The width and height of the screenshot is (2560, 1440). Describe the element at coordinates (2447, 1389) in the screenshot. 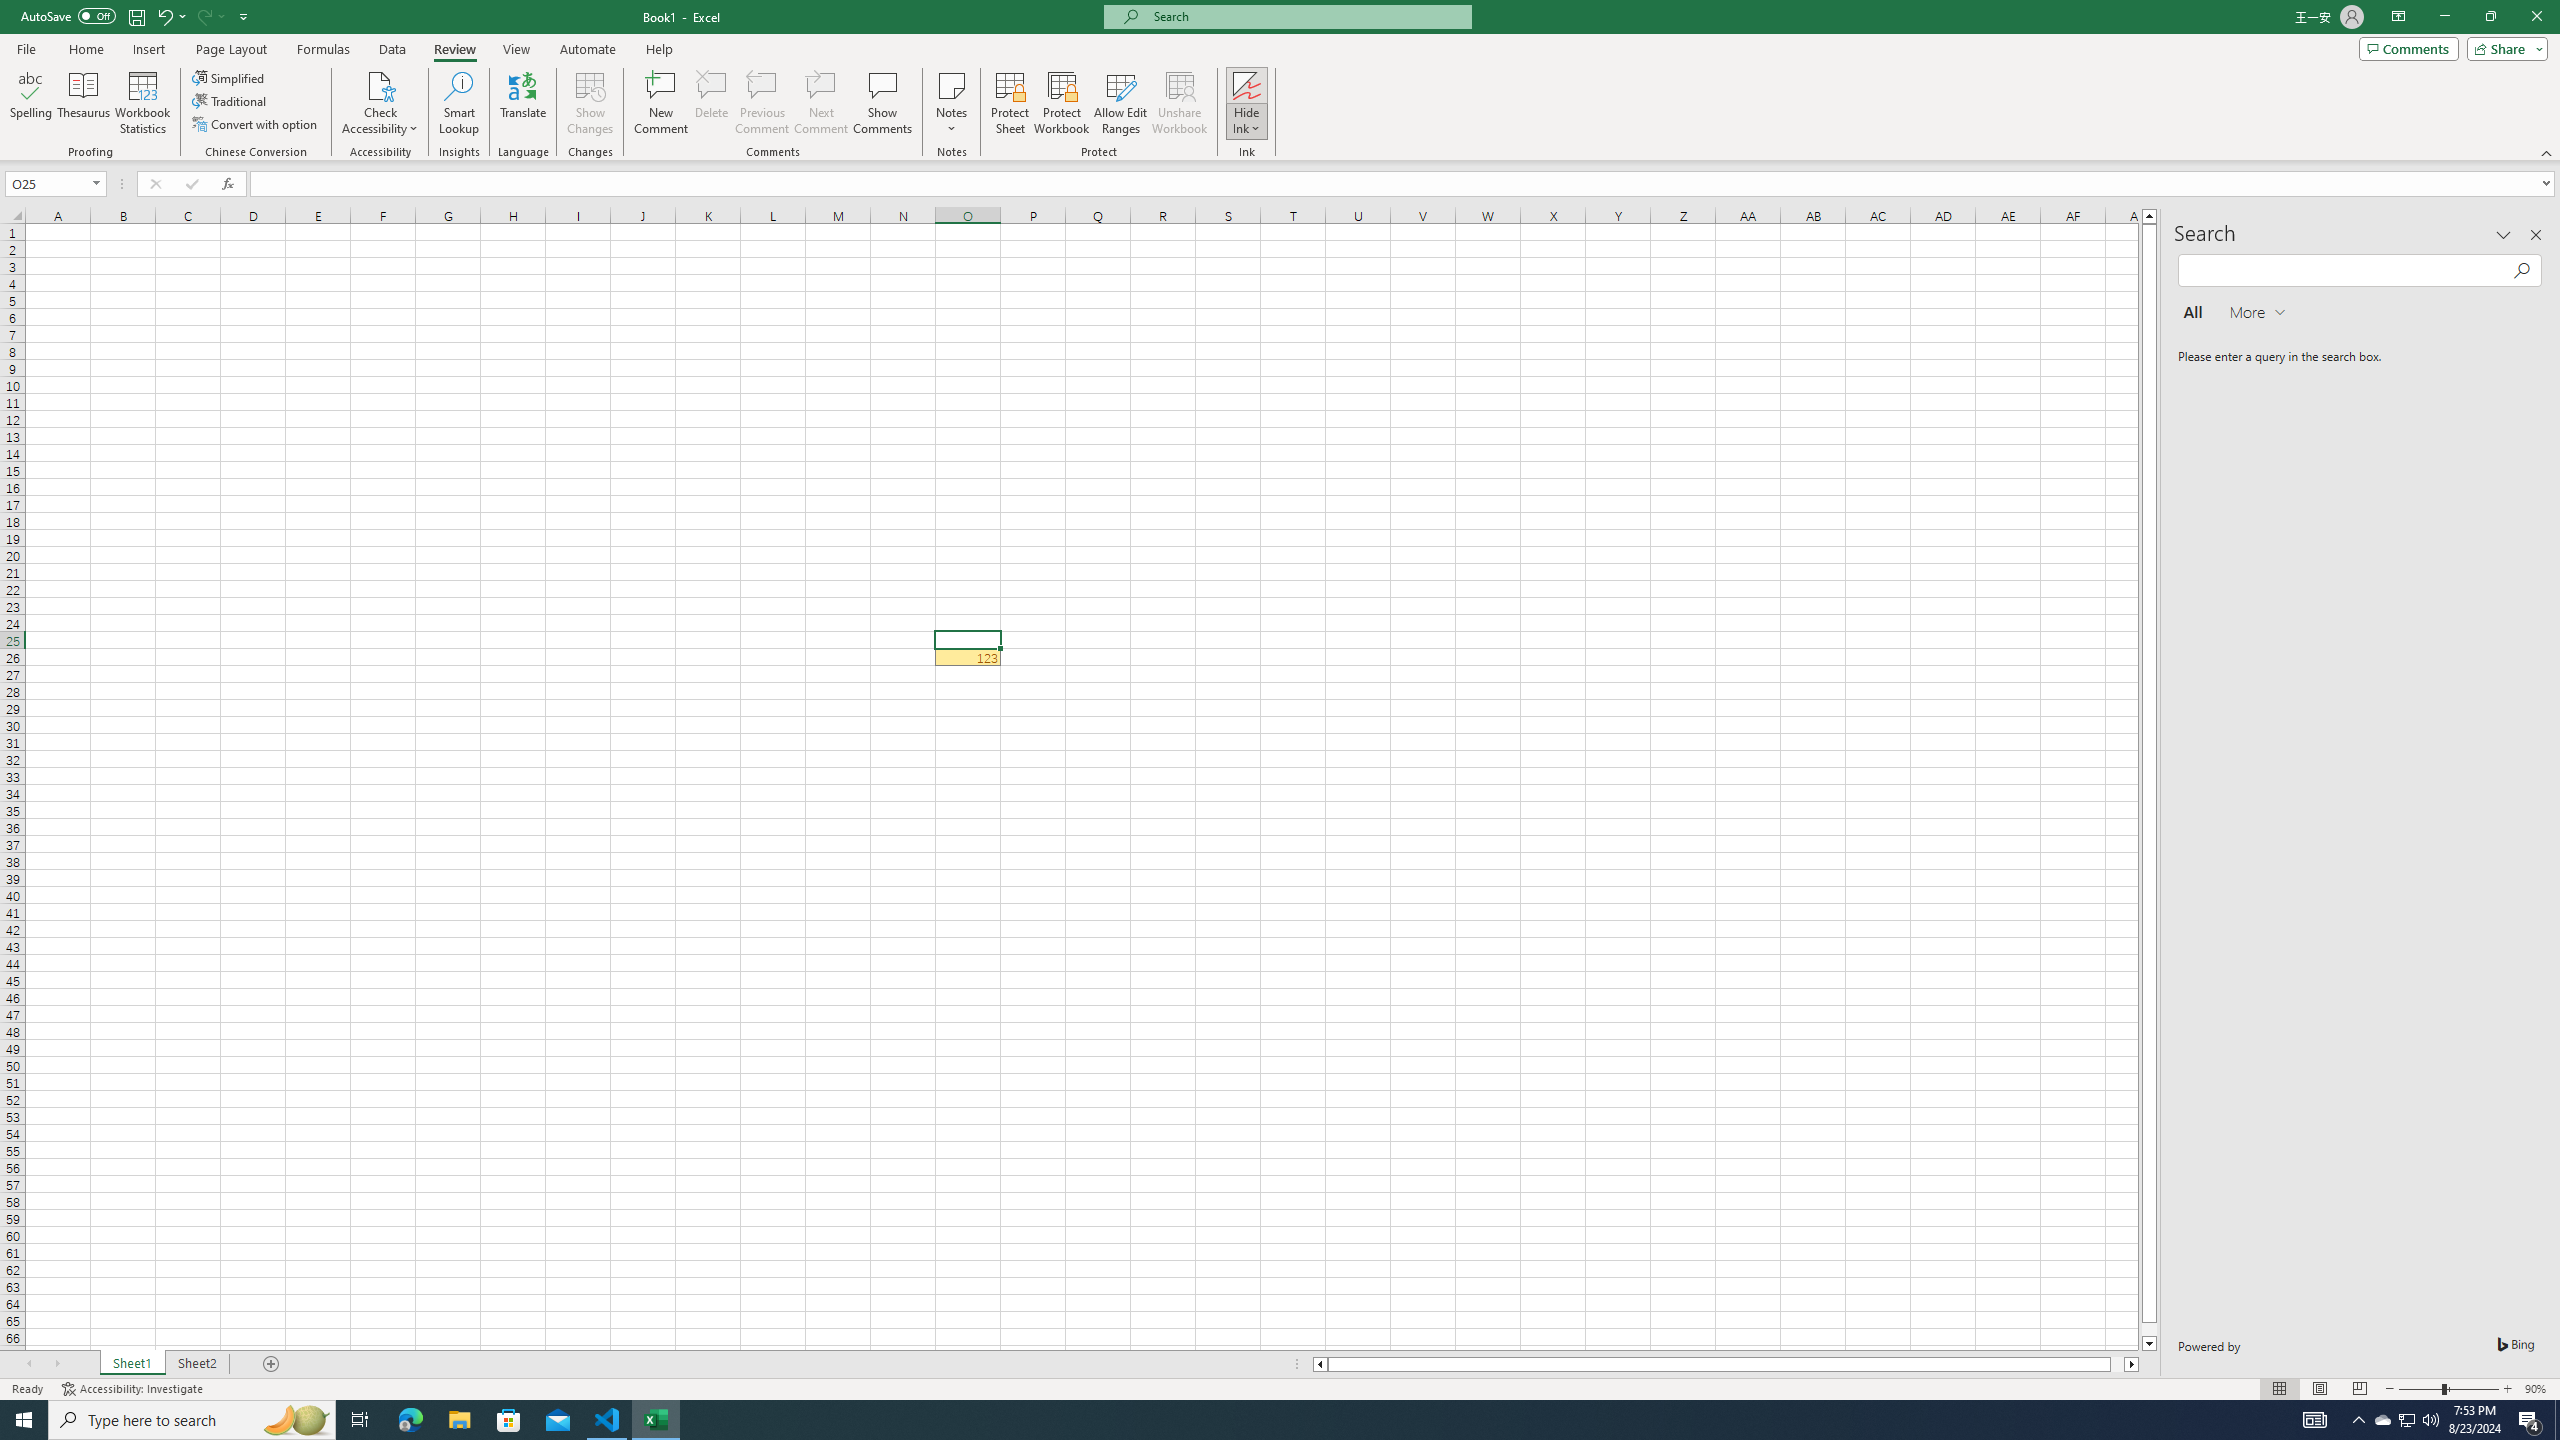

I see `'Zoom'` at that location.